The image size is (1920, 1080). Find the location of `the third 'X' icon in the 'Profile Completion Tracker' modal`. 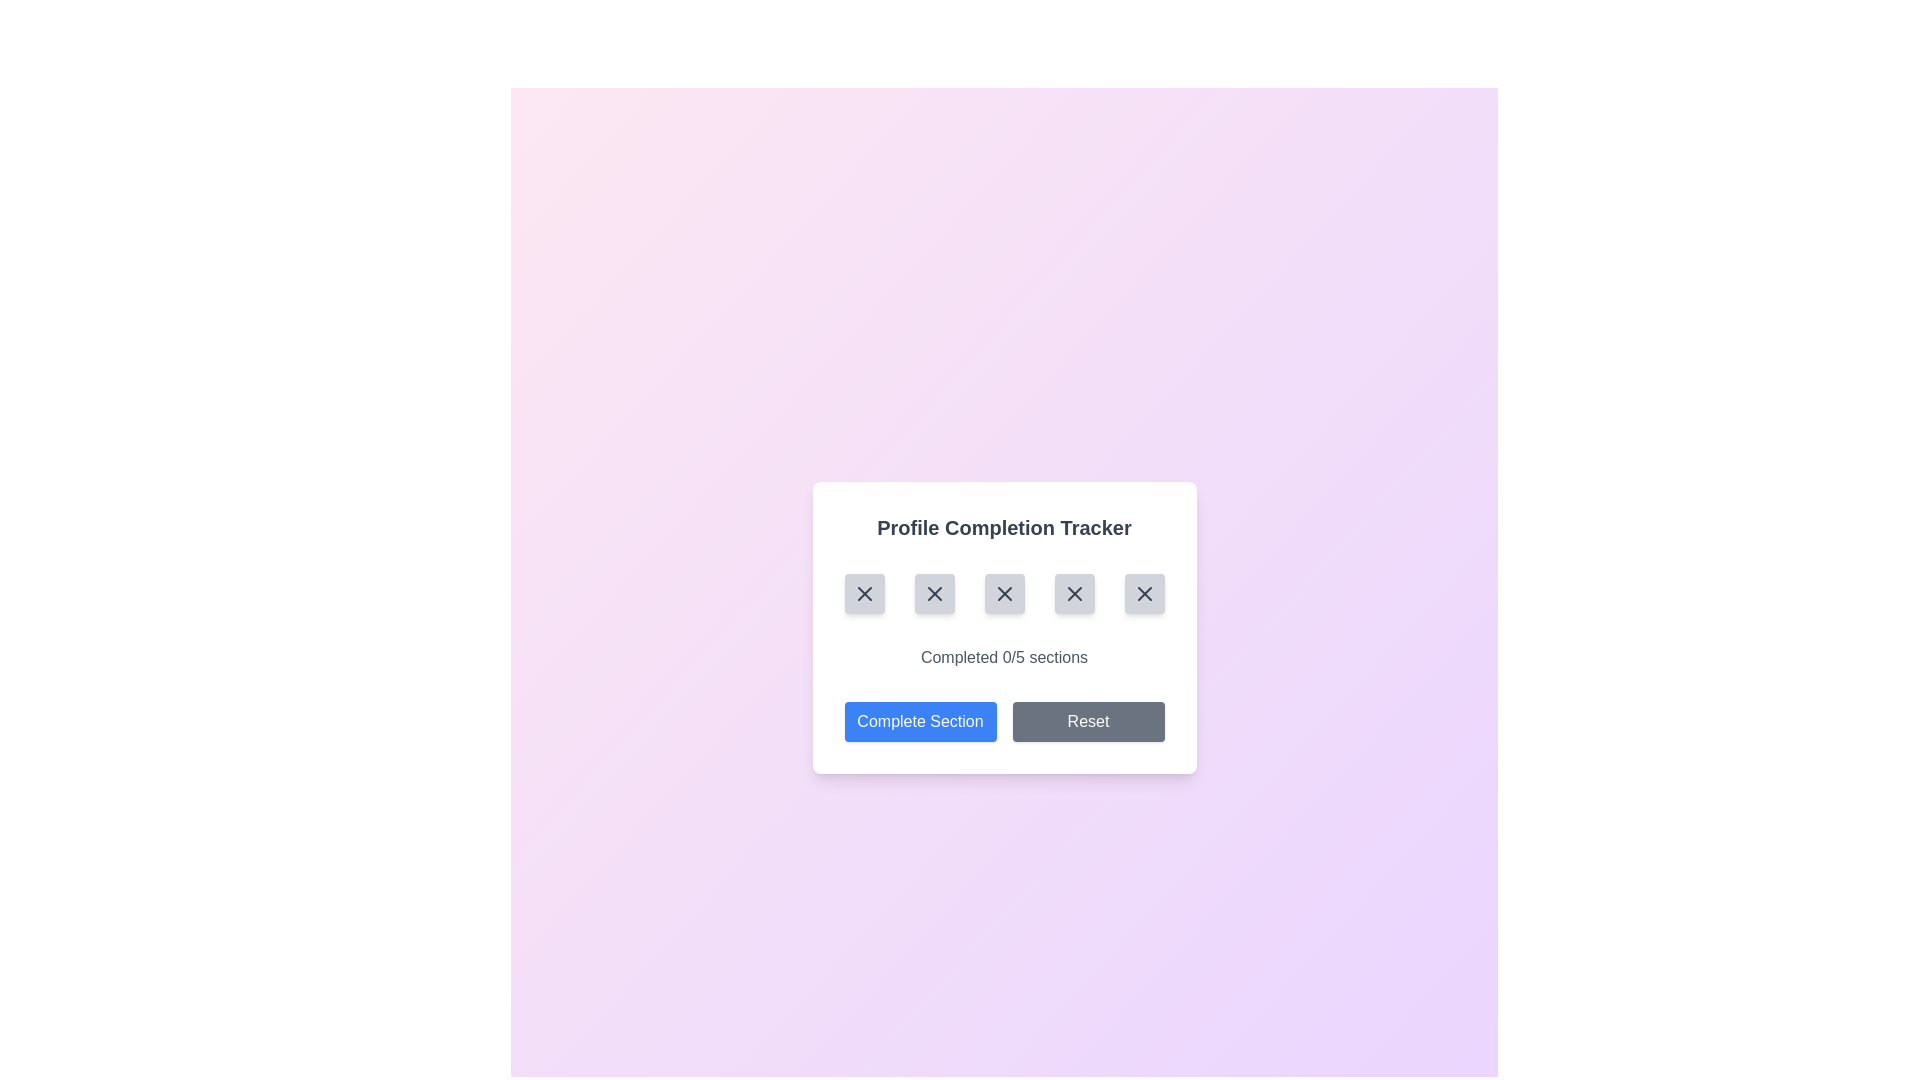

the third 'X' icon in the 'Profile Completion Tracker' modal is located at coordinates (1004, 593).